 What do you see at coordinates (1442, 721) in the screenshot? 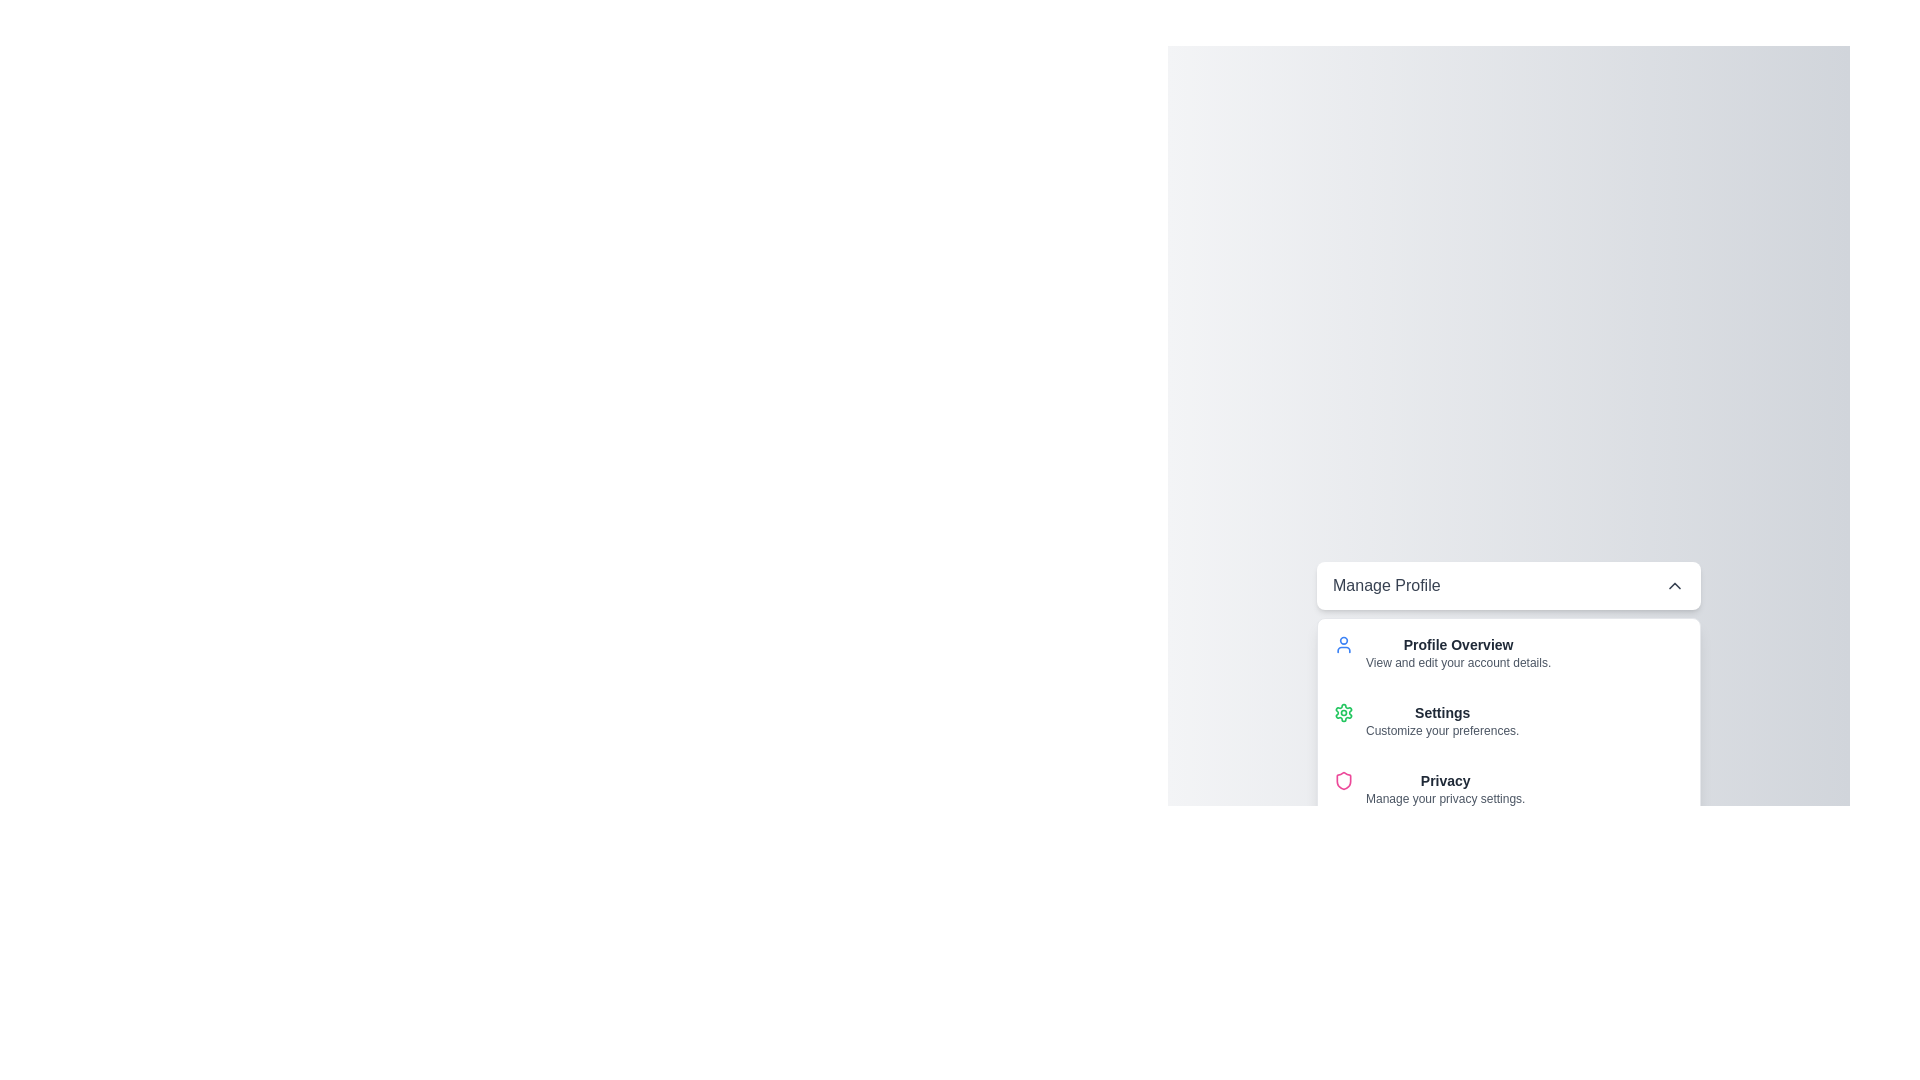
I see `the 'Settings' text element in the vertical list under the 'Manage Profile' section` at bounding box center [1442, 721].